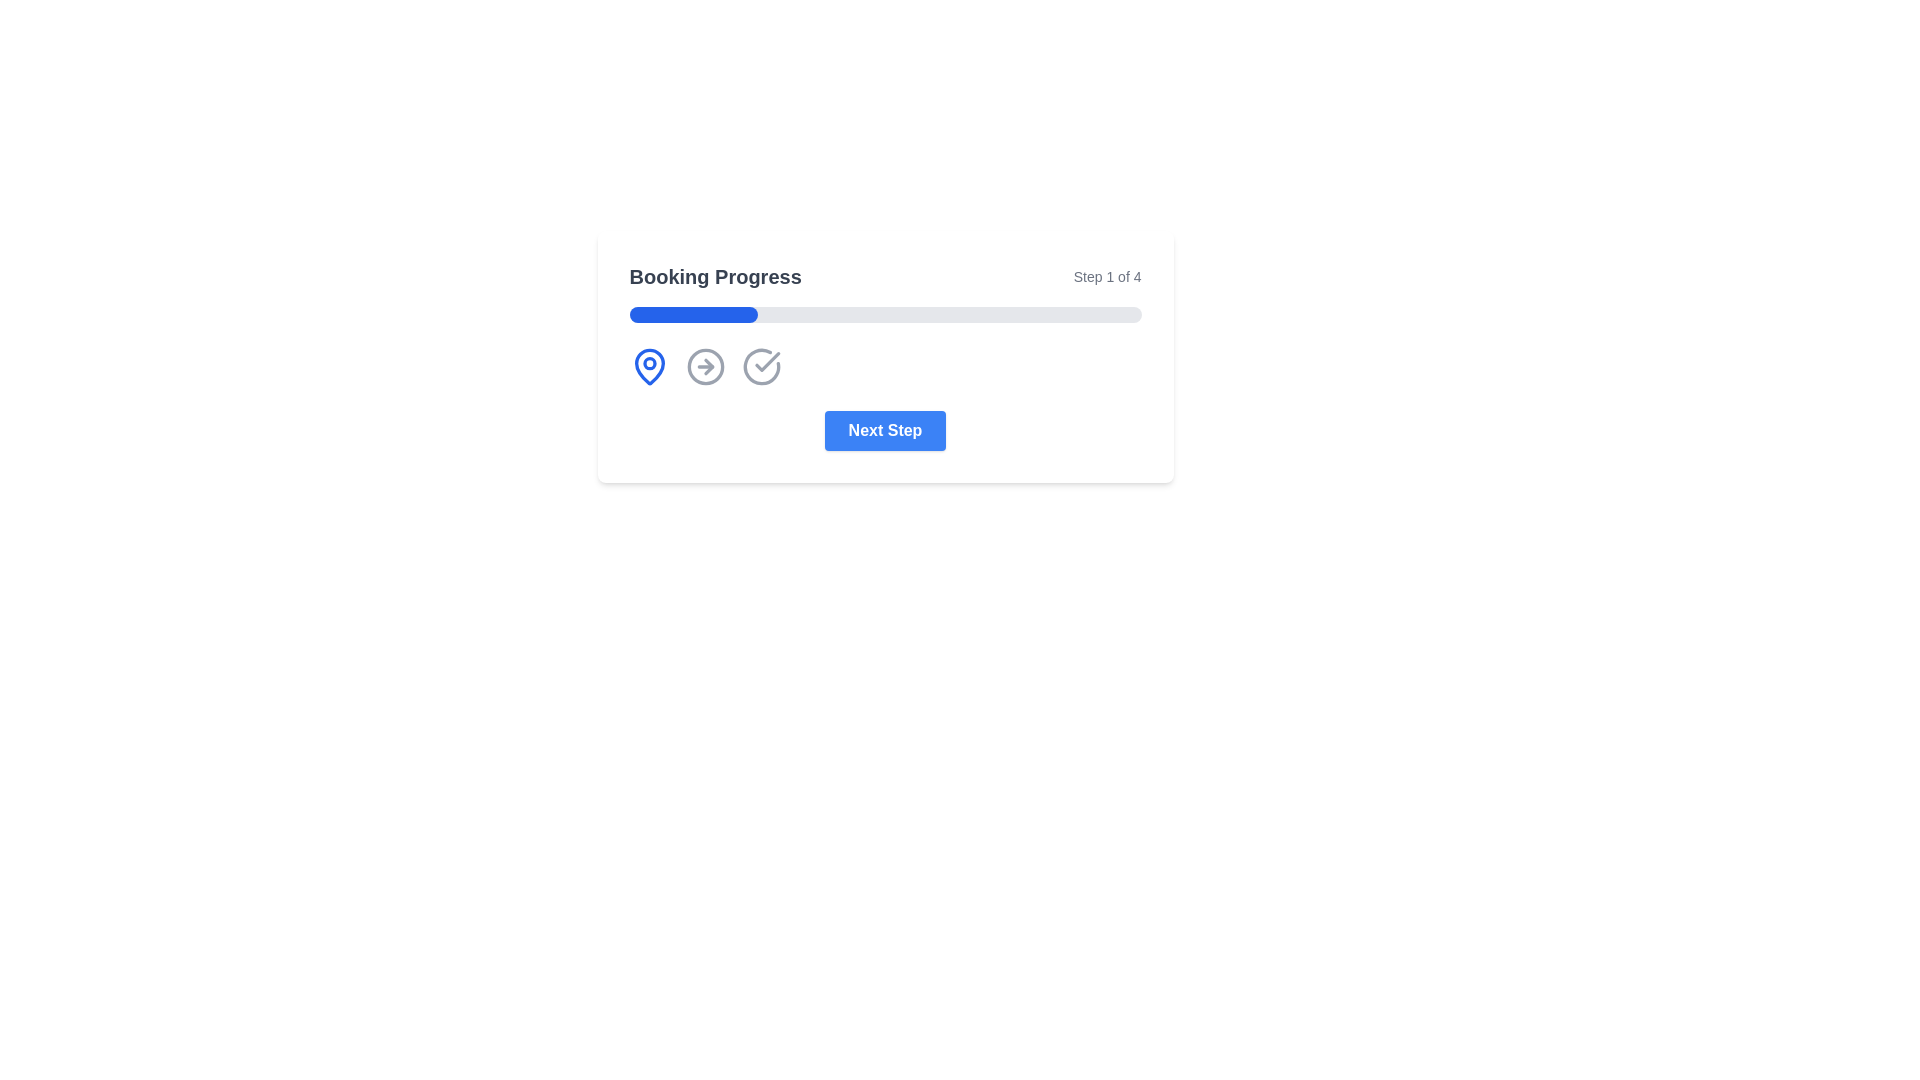 The image size is (1920, 1080). Describe the element at coordinates (884, 430) in the screenshot. I see `the 'Next Step' button with a blue background and white bold text to proceed to the next step` at that location.